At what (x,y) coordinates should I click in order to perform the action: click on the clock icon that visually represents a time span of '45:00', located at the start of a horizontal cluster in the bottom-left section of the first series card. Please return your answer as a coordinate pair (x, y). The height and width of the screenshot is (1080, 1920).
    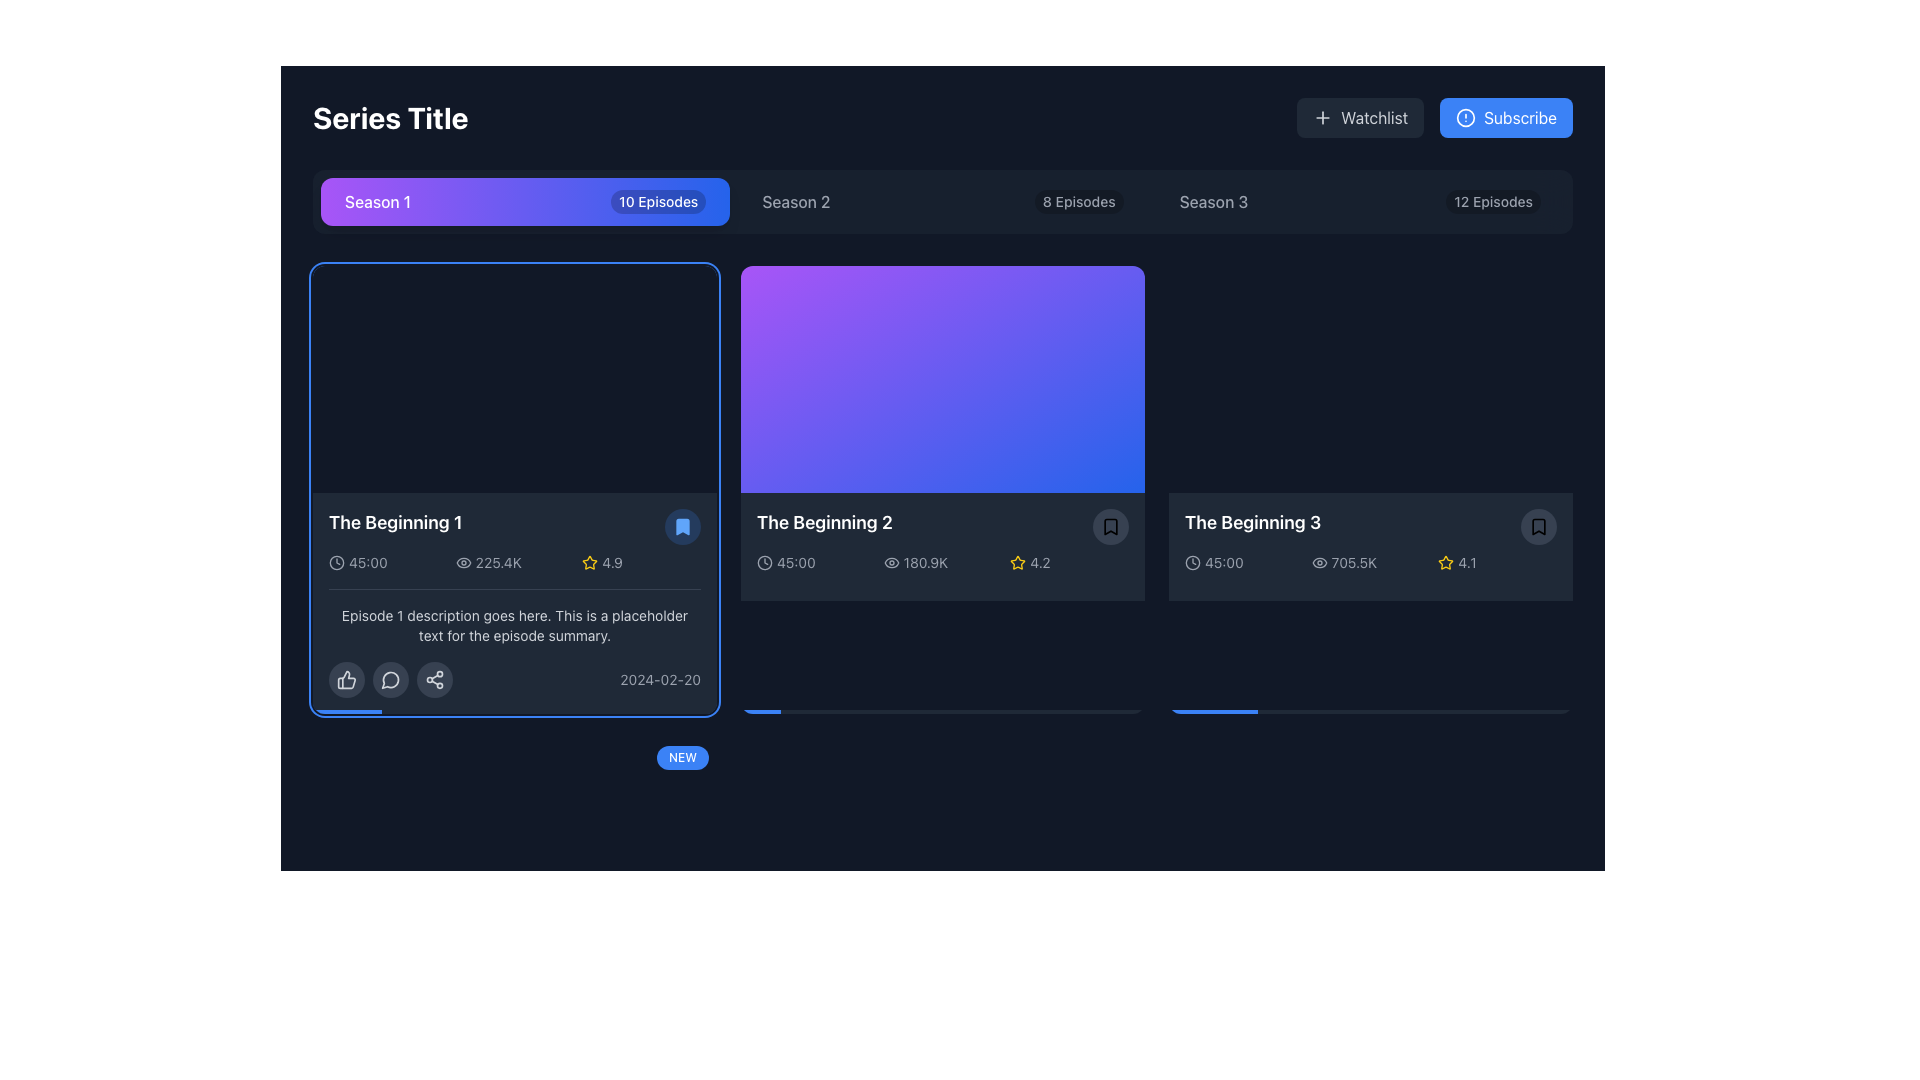
    Looking at the image, I should click on (336, 563).